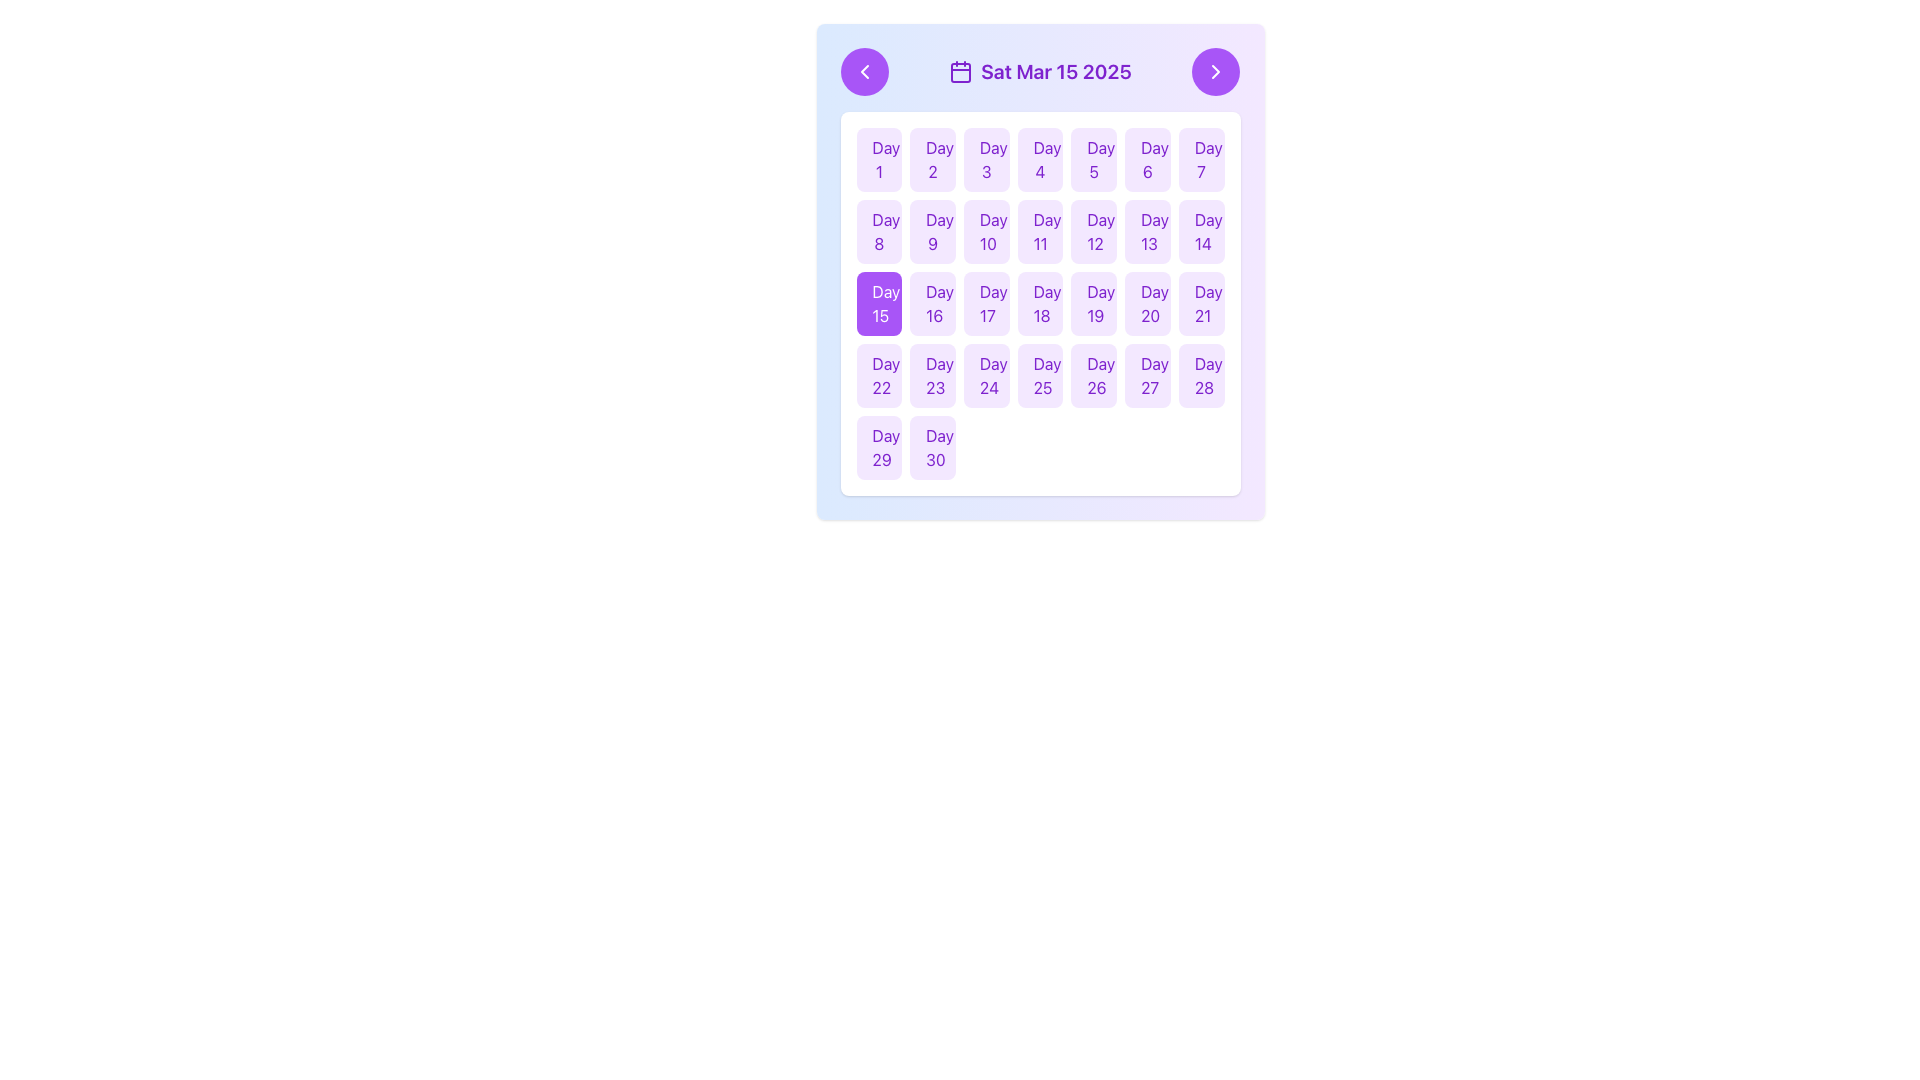  What do you see at coordinates (932, 375) in the screenshot?
I see `the calendar cell representing the 23rd day` at bounding box center [932, 375].